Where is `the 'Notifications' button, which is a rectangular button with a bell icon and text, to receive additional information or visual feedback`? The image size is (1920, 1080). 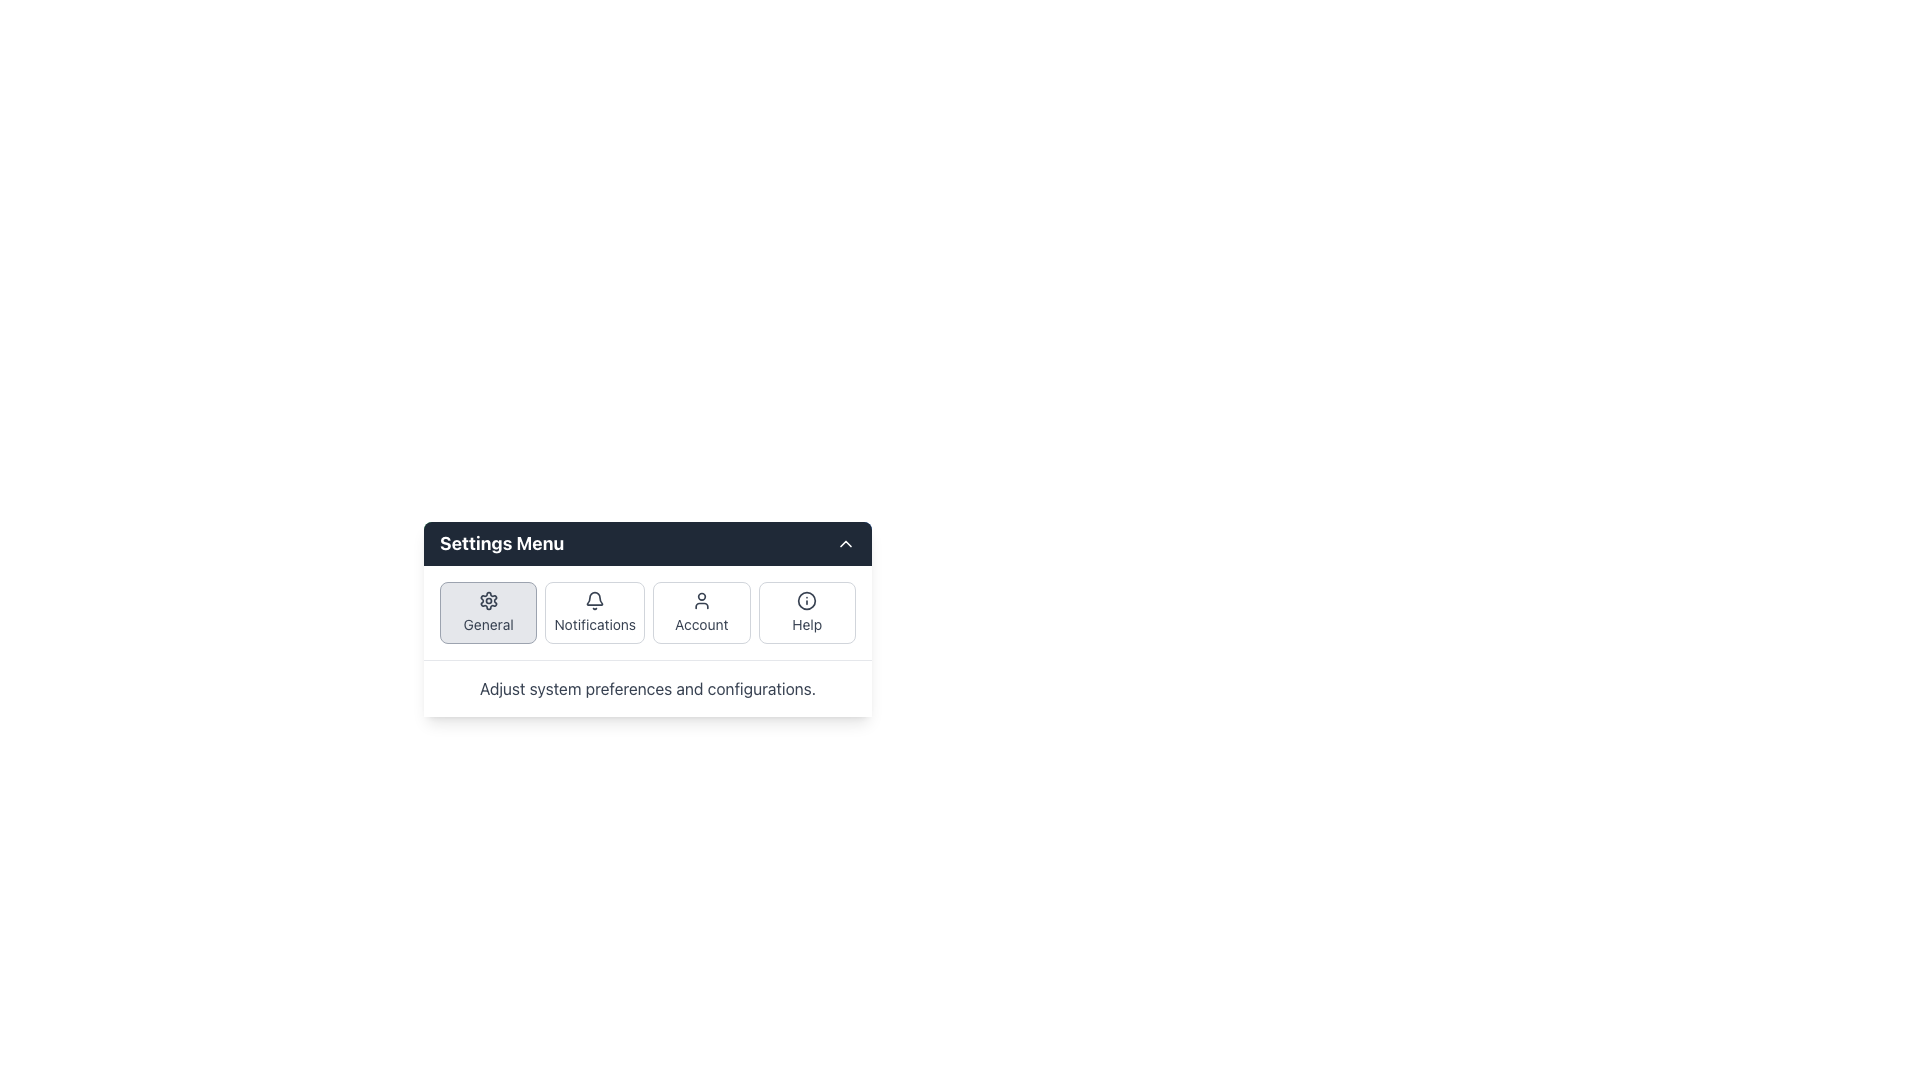
the 'Notifications' button, which is a rectangular button with a bell icon and text, to receive additional information or visual feedback is located at coordinates (594, 612).